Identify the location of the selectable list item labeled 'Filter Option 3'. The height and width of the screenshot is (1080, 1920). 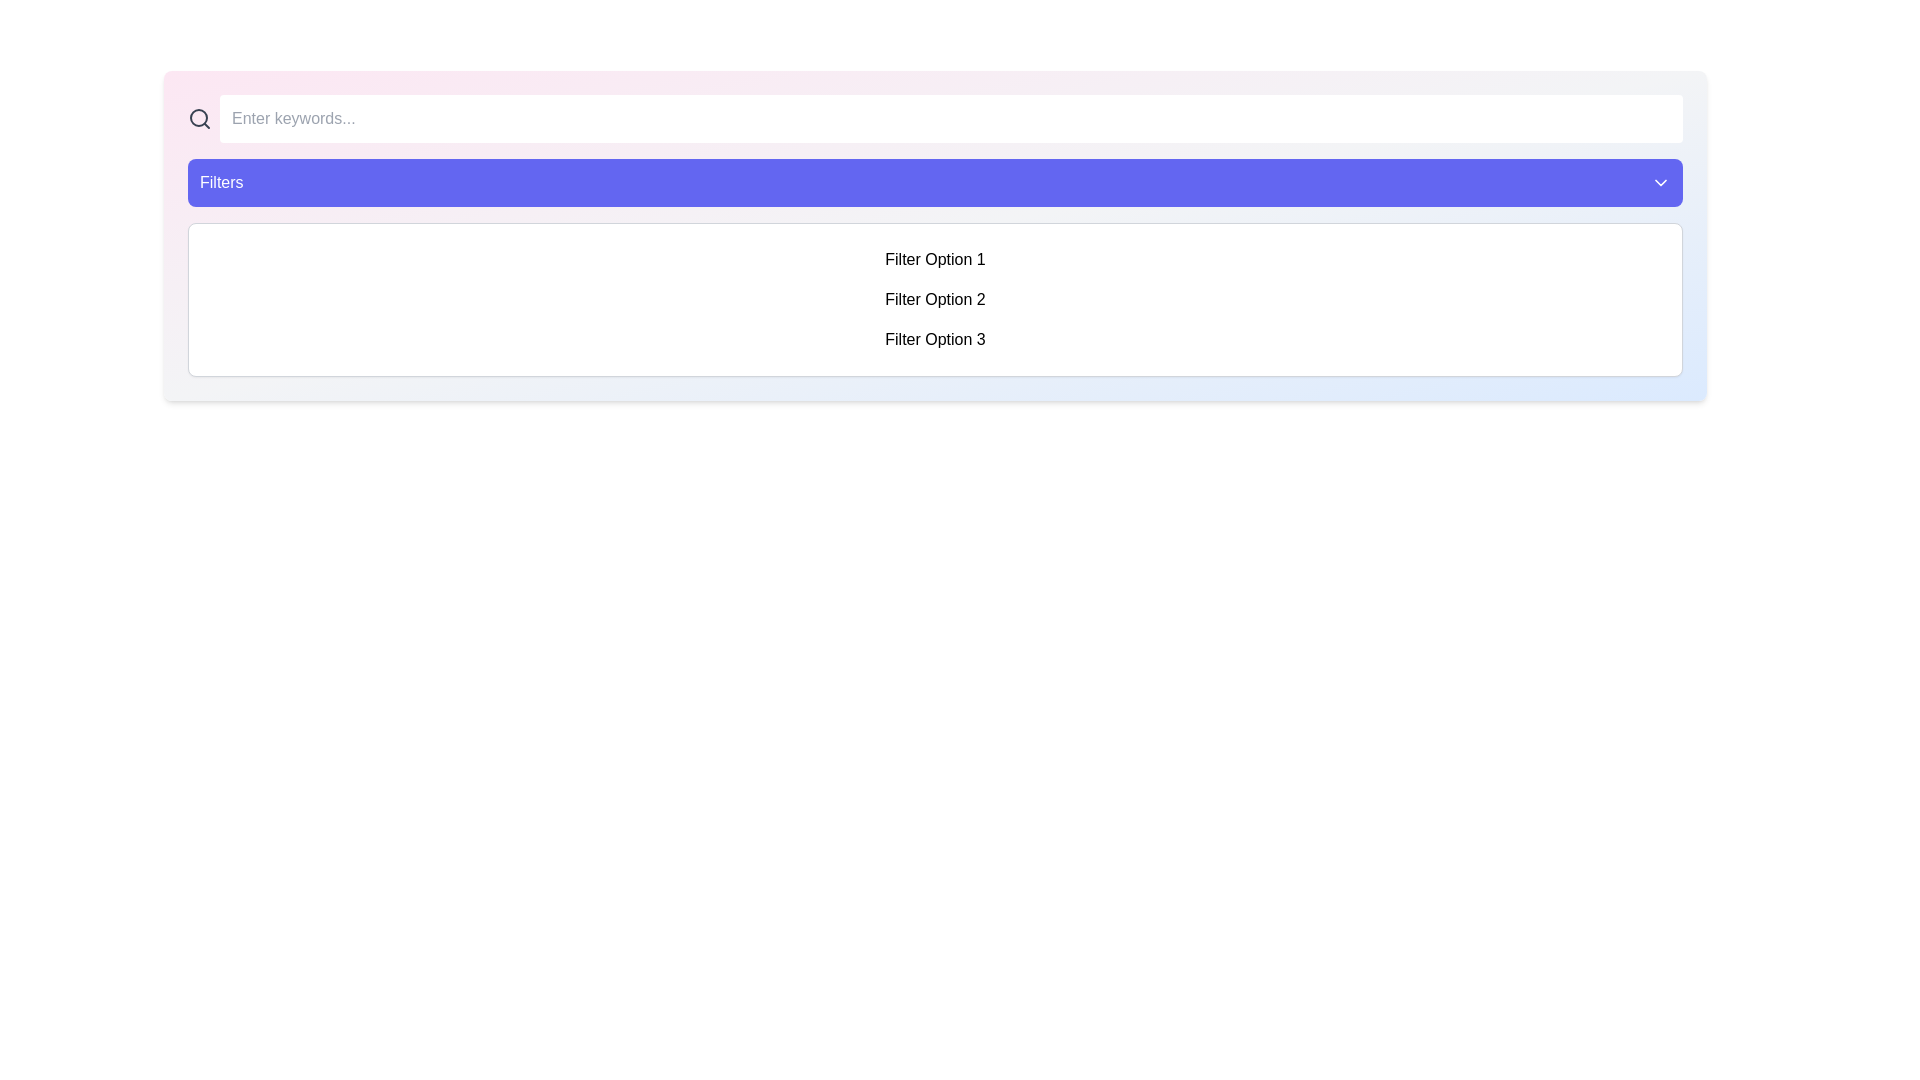
(934, 338).